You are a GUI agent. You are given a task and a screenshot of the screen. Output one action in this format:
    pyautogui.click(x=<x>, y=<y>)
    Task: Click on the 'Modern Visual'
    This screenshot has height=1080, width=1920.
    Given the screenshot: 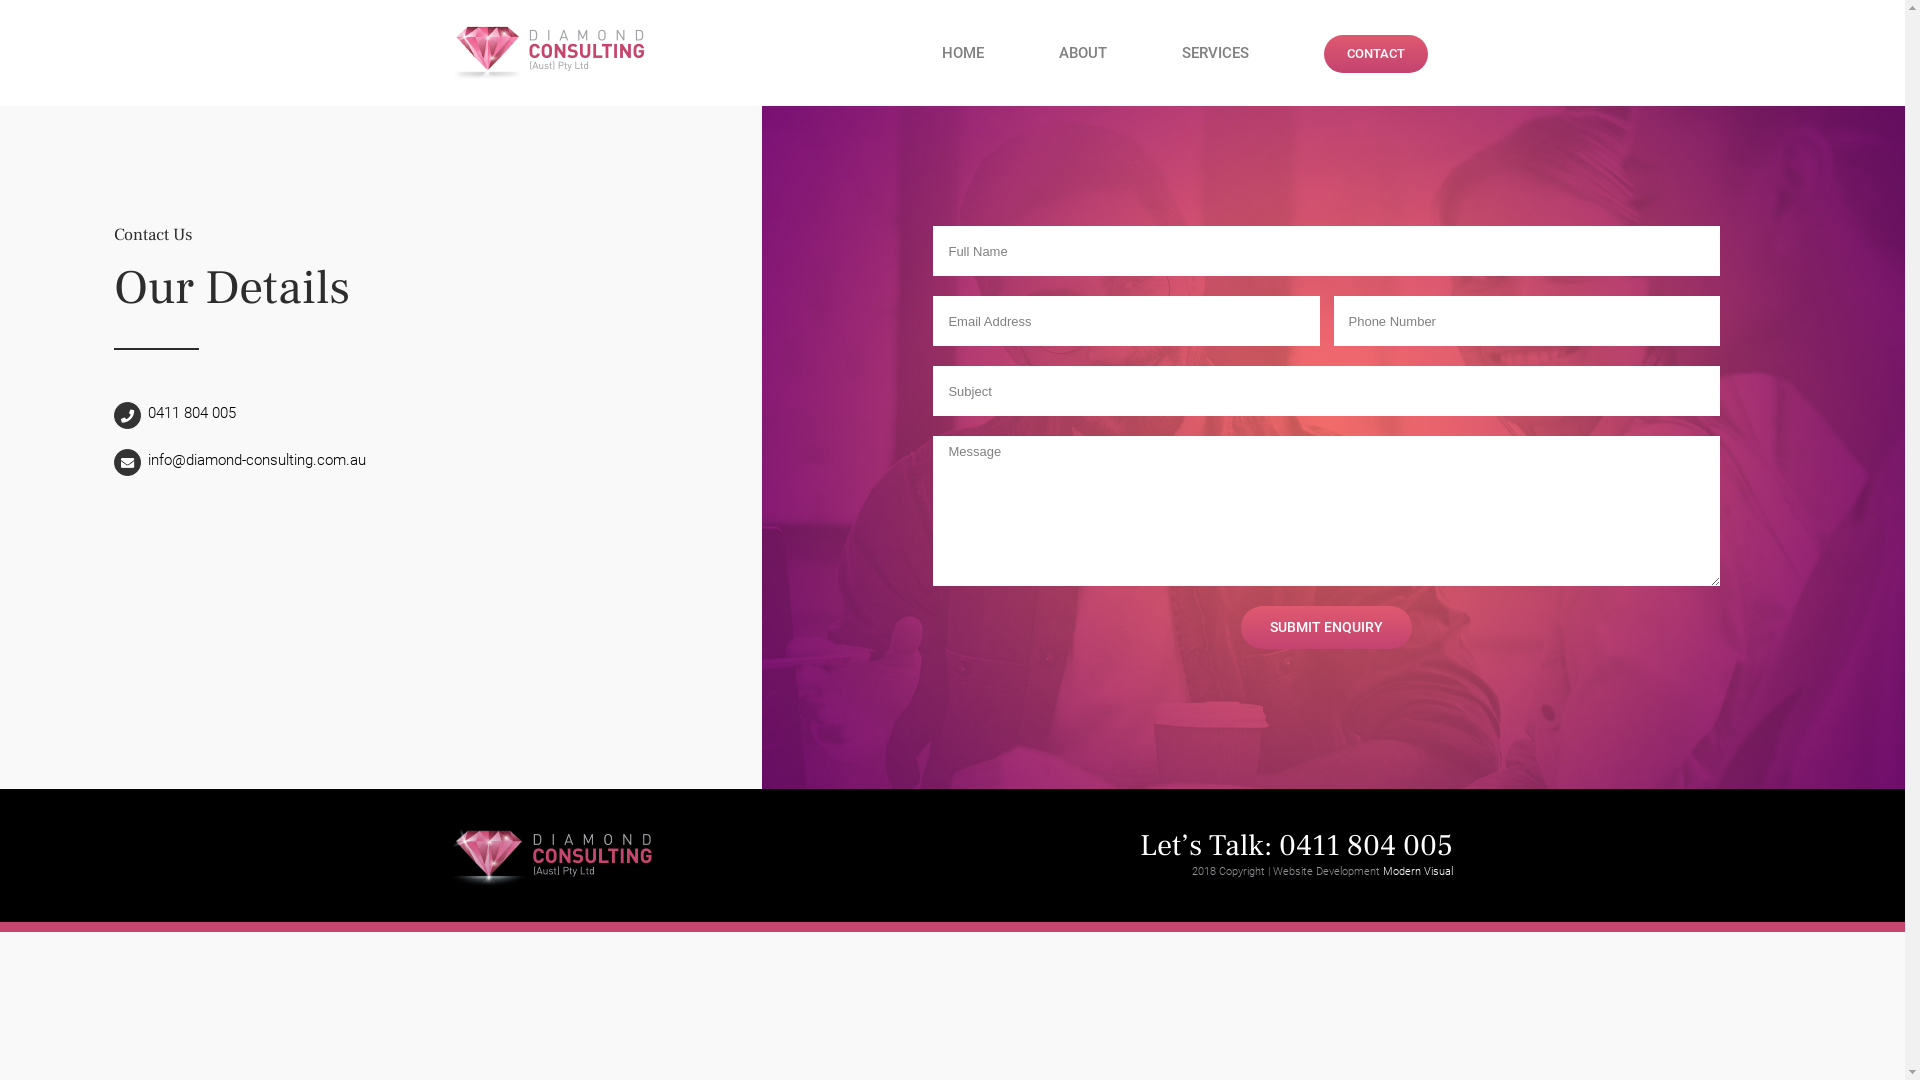 What is the action you would take?
    pyautogui.click(x=1415, y=870)
    